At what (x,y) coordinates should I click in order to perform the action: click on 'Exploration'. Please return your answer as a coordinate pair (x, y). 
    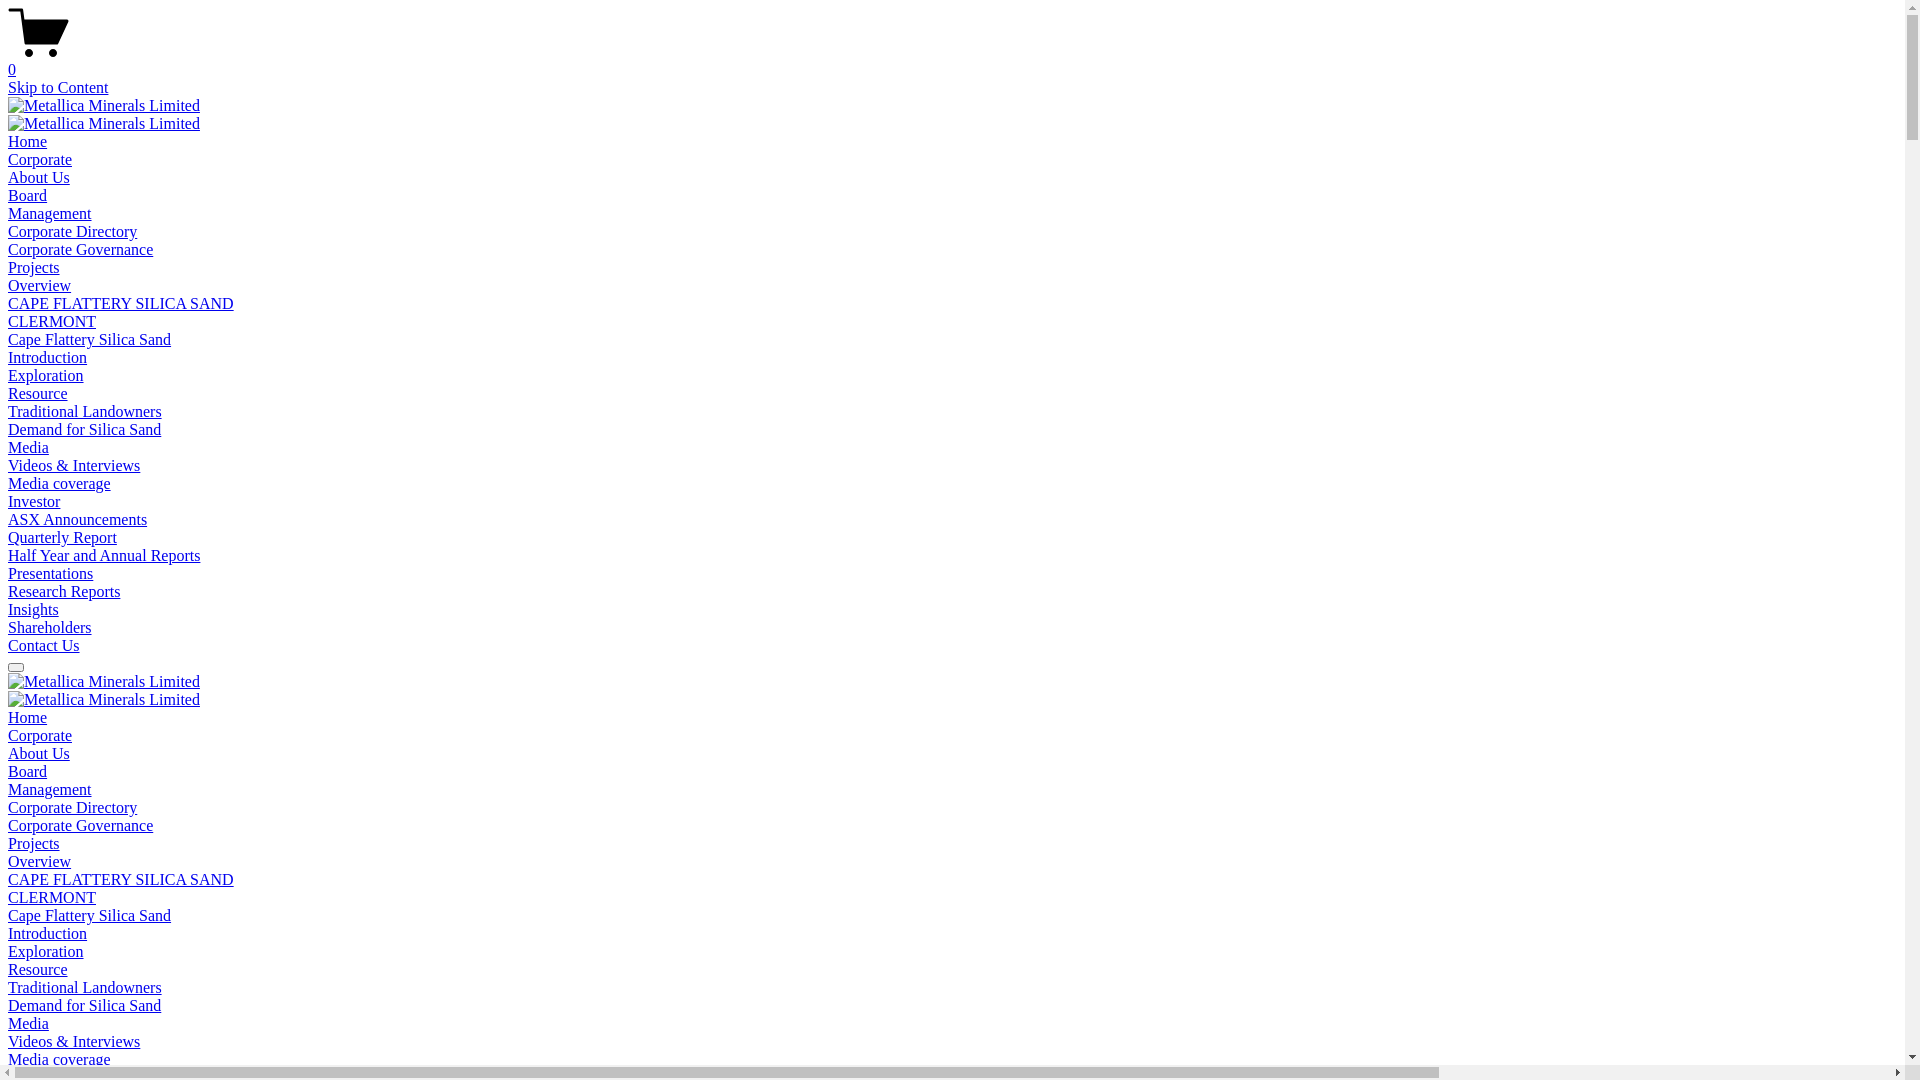
    Looking at the image, I should click on (46, 950).